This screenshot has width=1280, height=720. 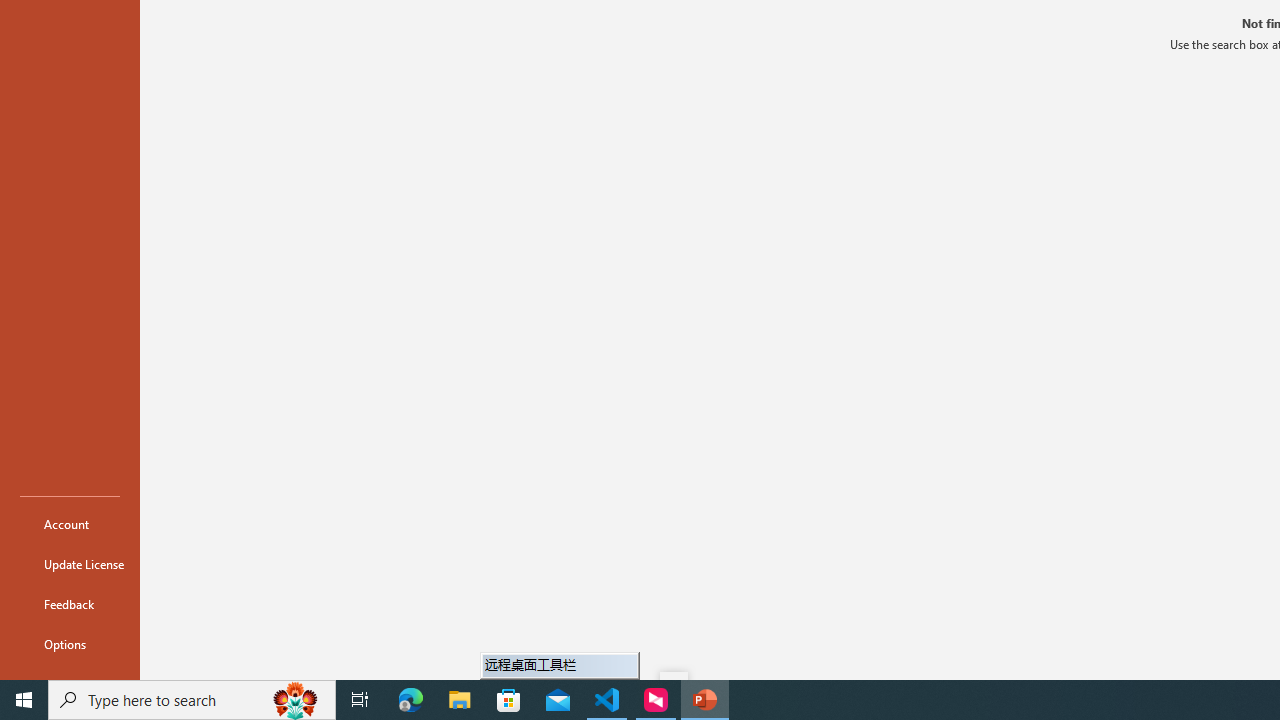 What do you see at coordinates (69, 603) in the screenshot?
I see `'Feedback'` at bounding box center [69, 603].